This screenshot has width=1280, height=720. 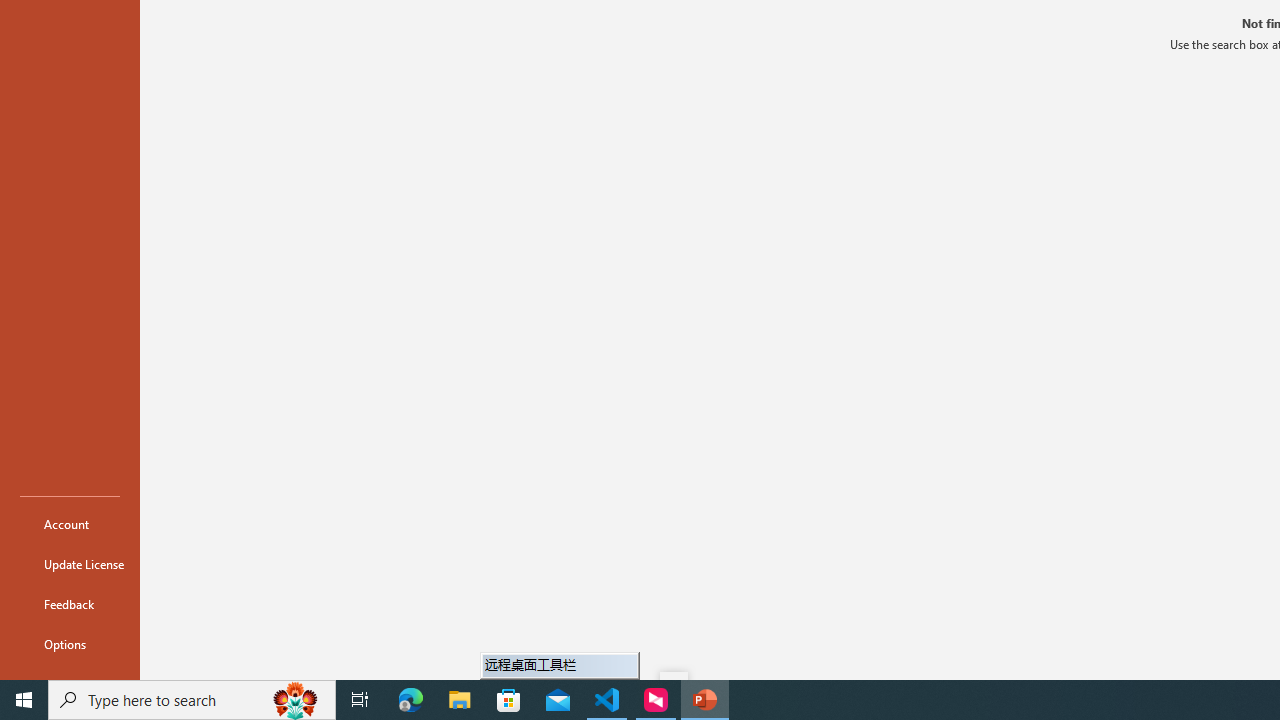 What do you see at coordinates (69, 603) in the screenshot?
I see `'Feedback'` at bounding box center [69, 603].